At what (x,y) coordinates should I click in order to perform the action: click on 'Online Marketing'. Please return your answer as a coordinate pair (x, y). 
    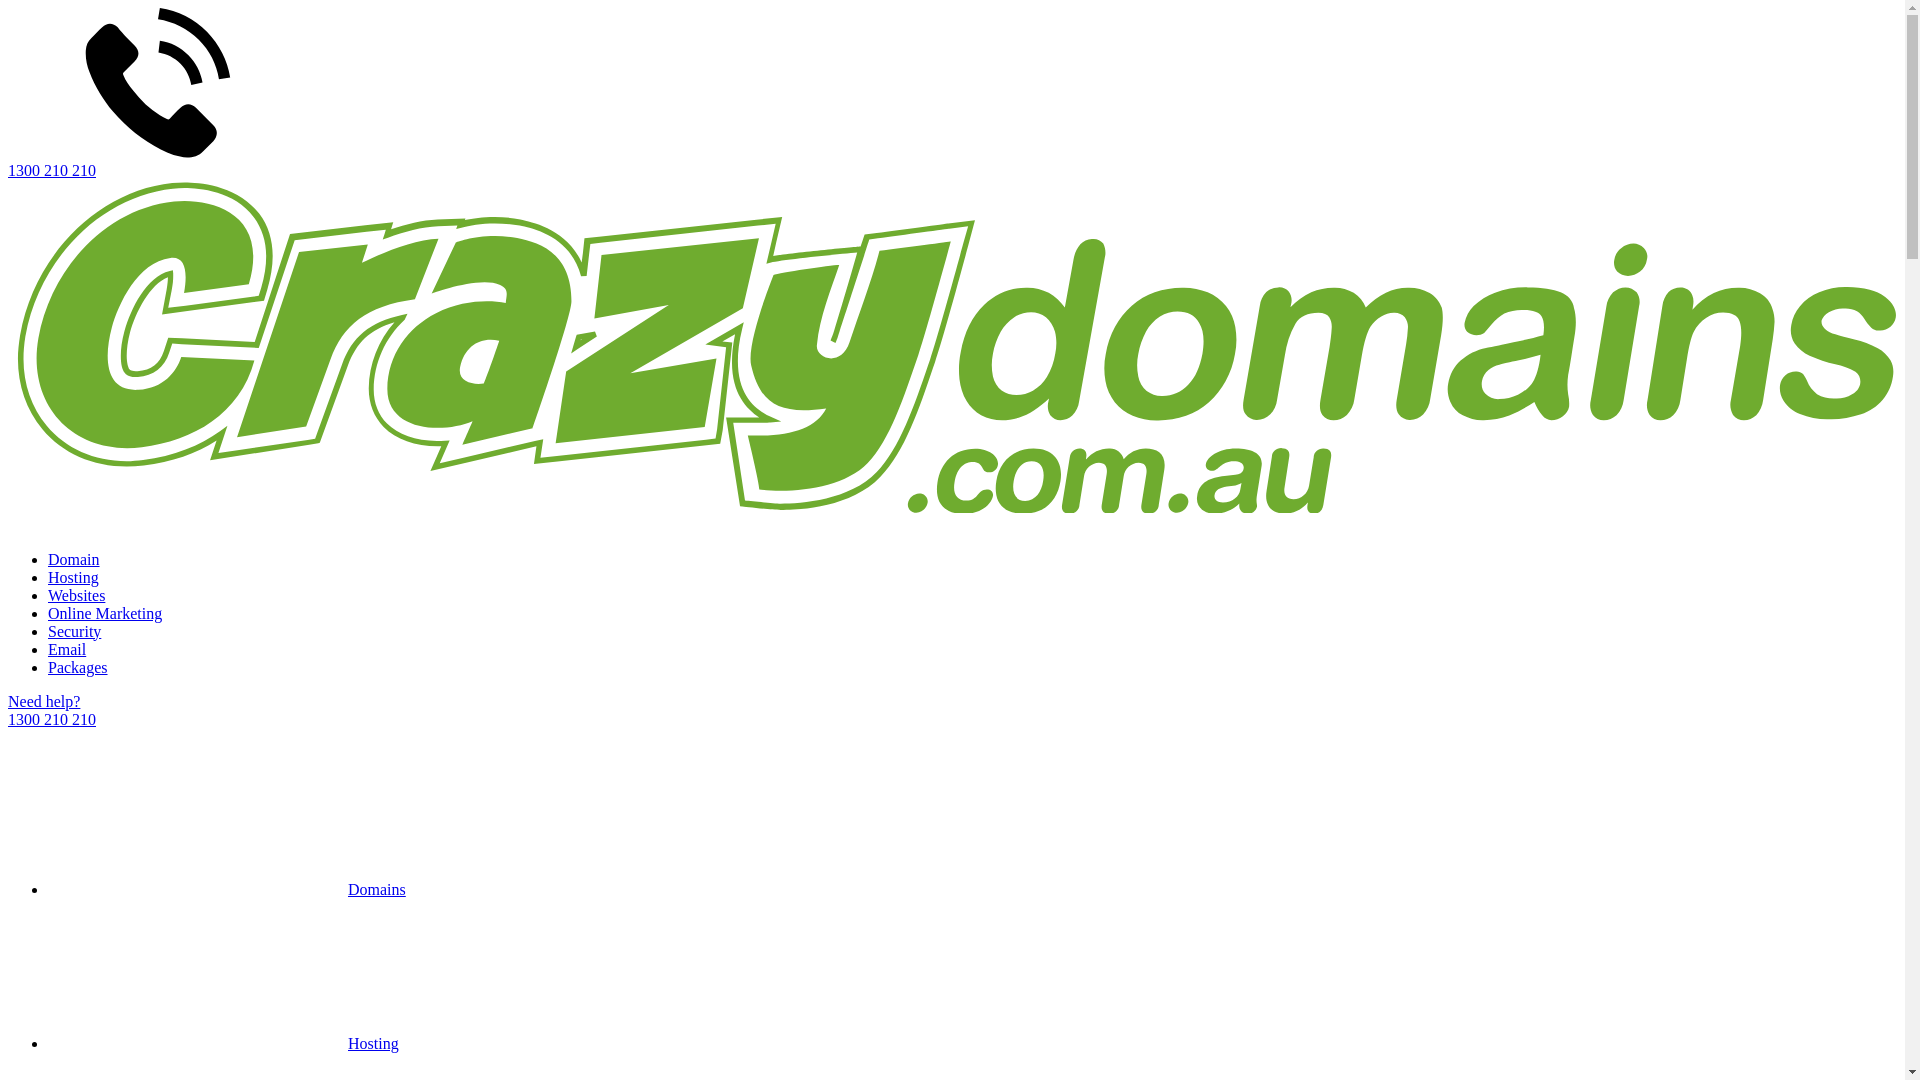
    Looking at the image, I should click on (104, 612).